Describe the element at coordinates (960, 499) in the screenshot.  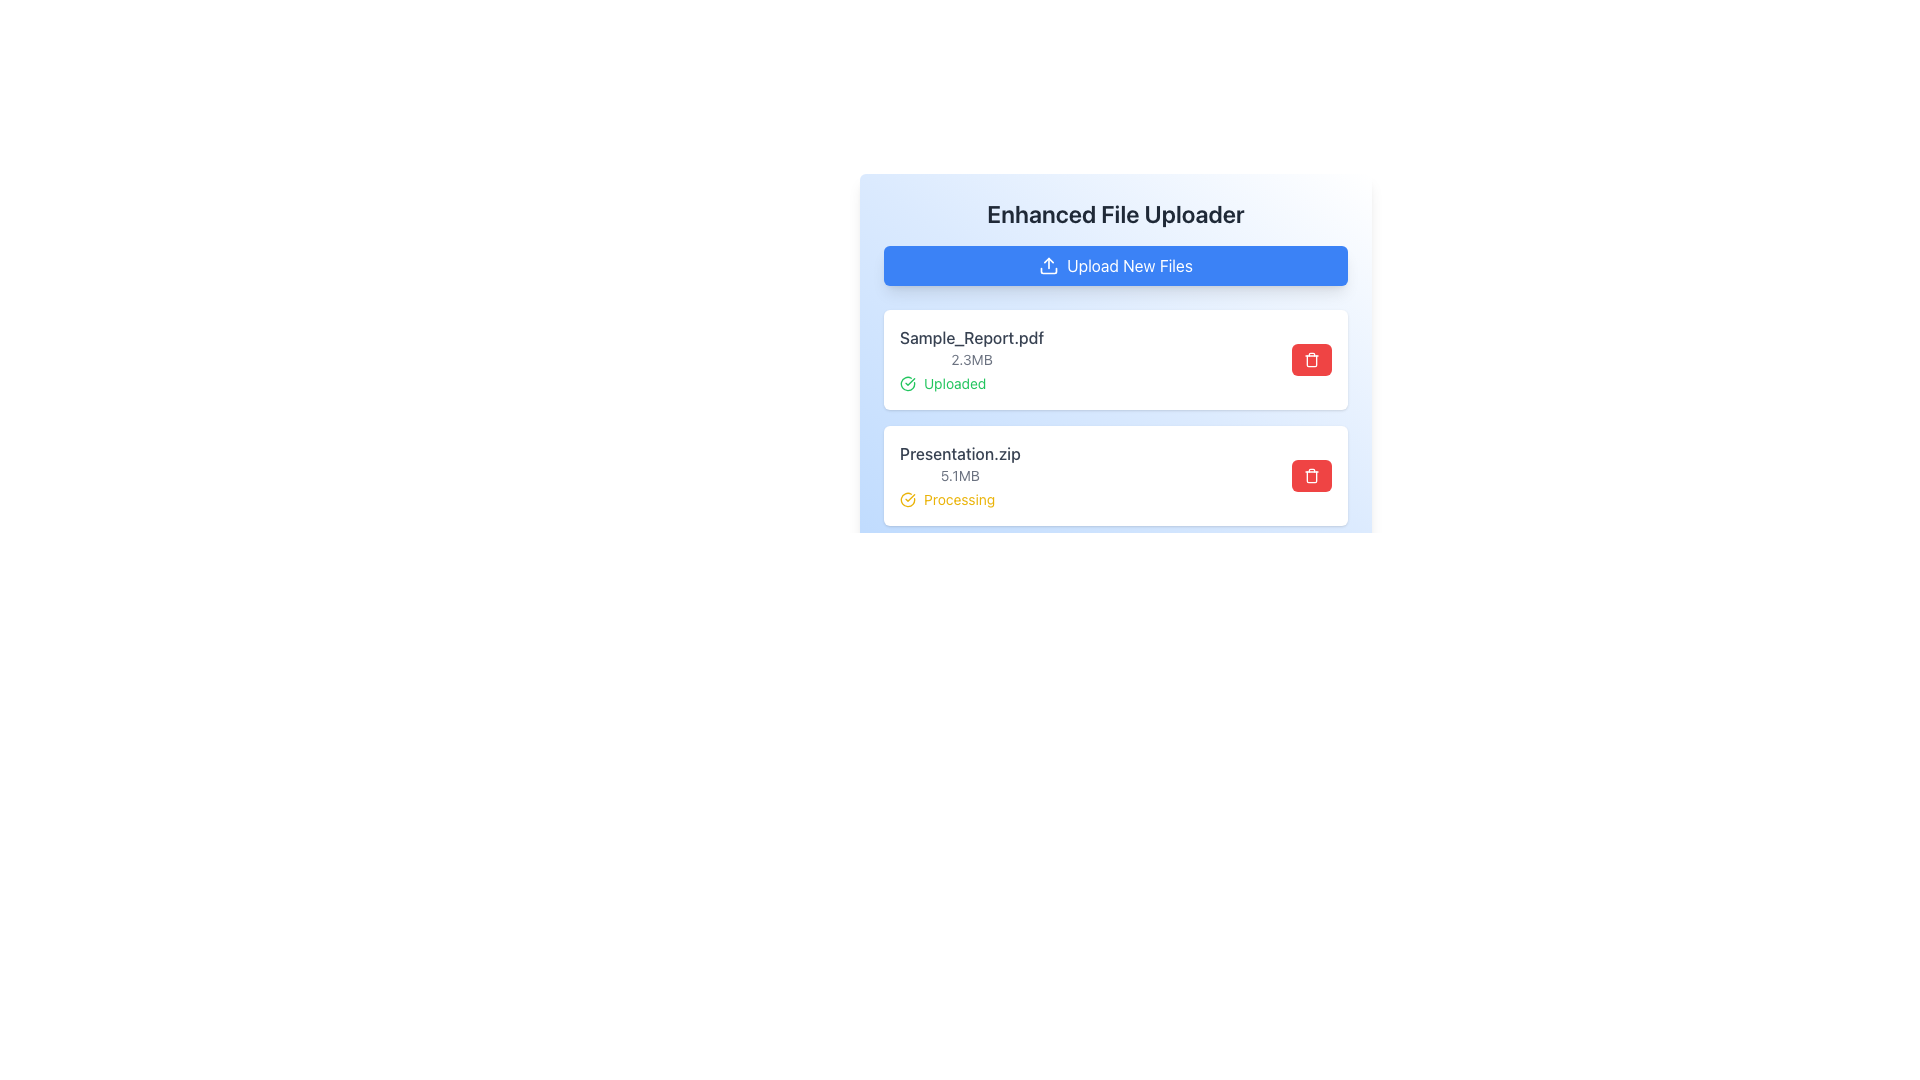
I see `the status indicator text label with icon located below the file name 'Presentation.zip' in the lower section of the item card` at that location.